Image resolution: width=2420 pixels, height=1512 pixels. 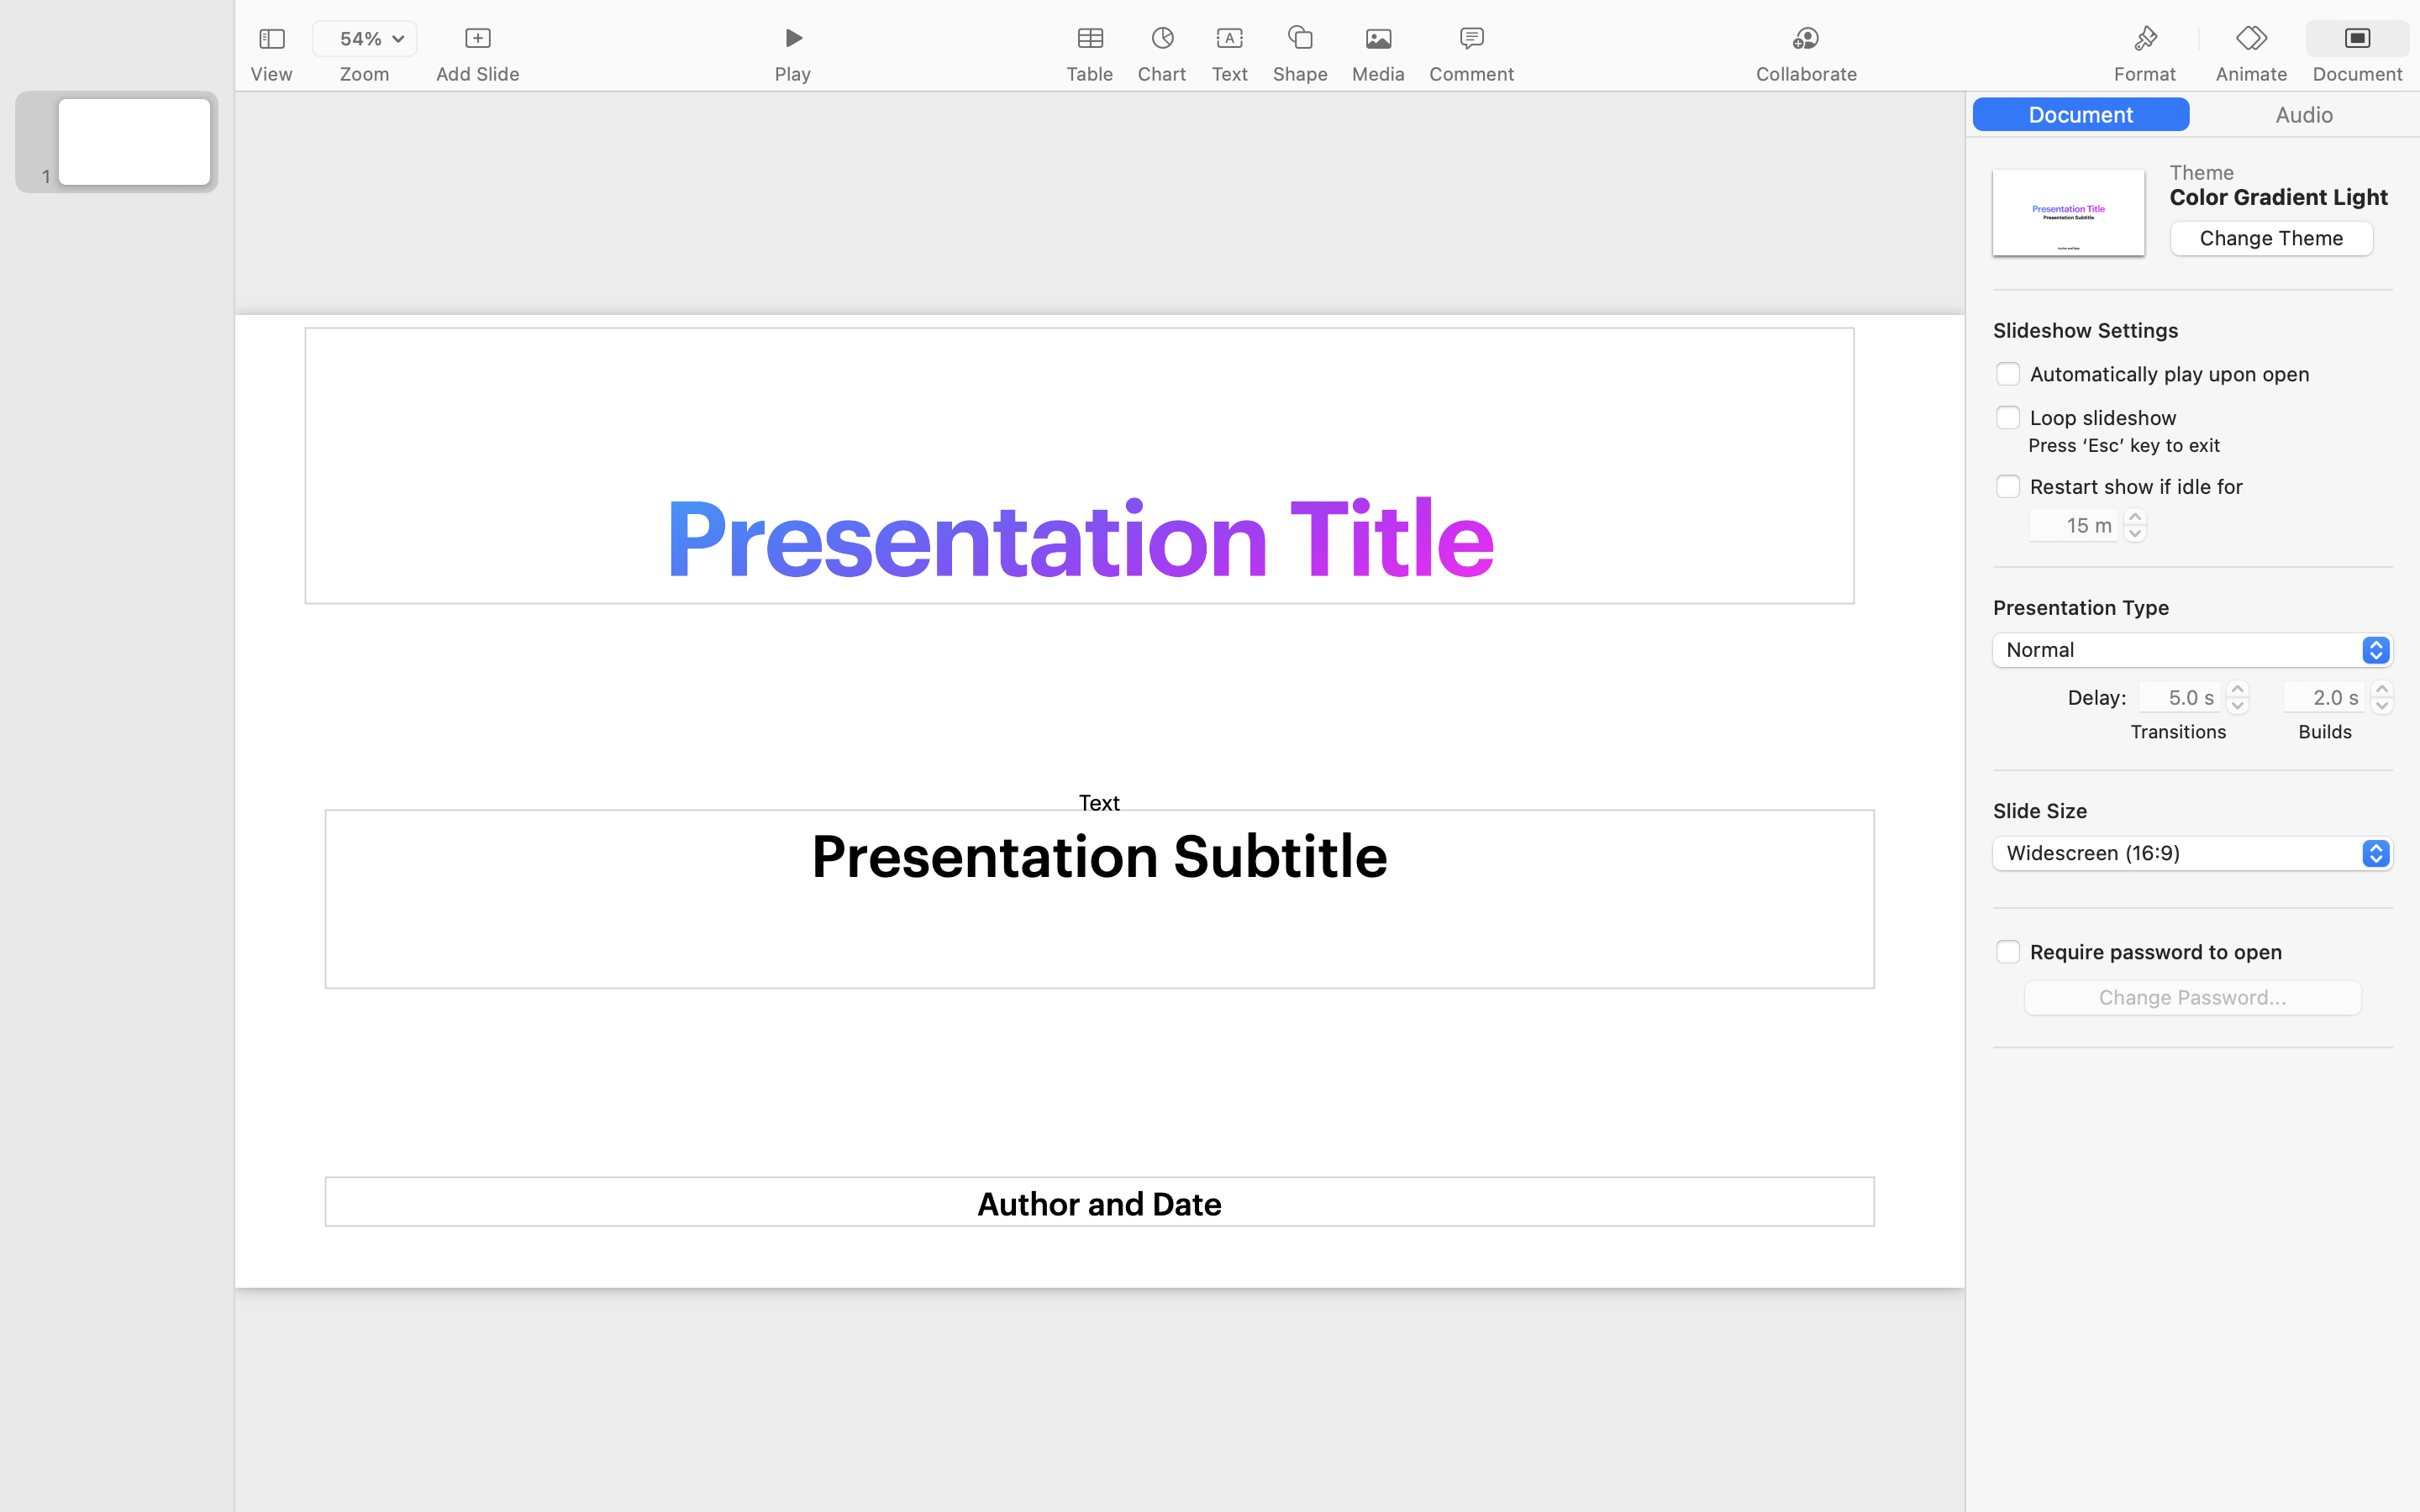 I want to click on 'Widescreen (16:9)', so click(x=2194, y=855).